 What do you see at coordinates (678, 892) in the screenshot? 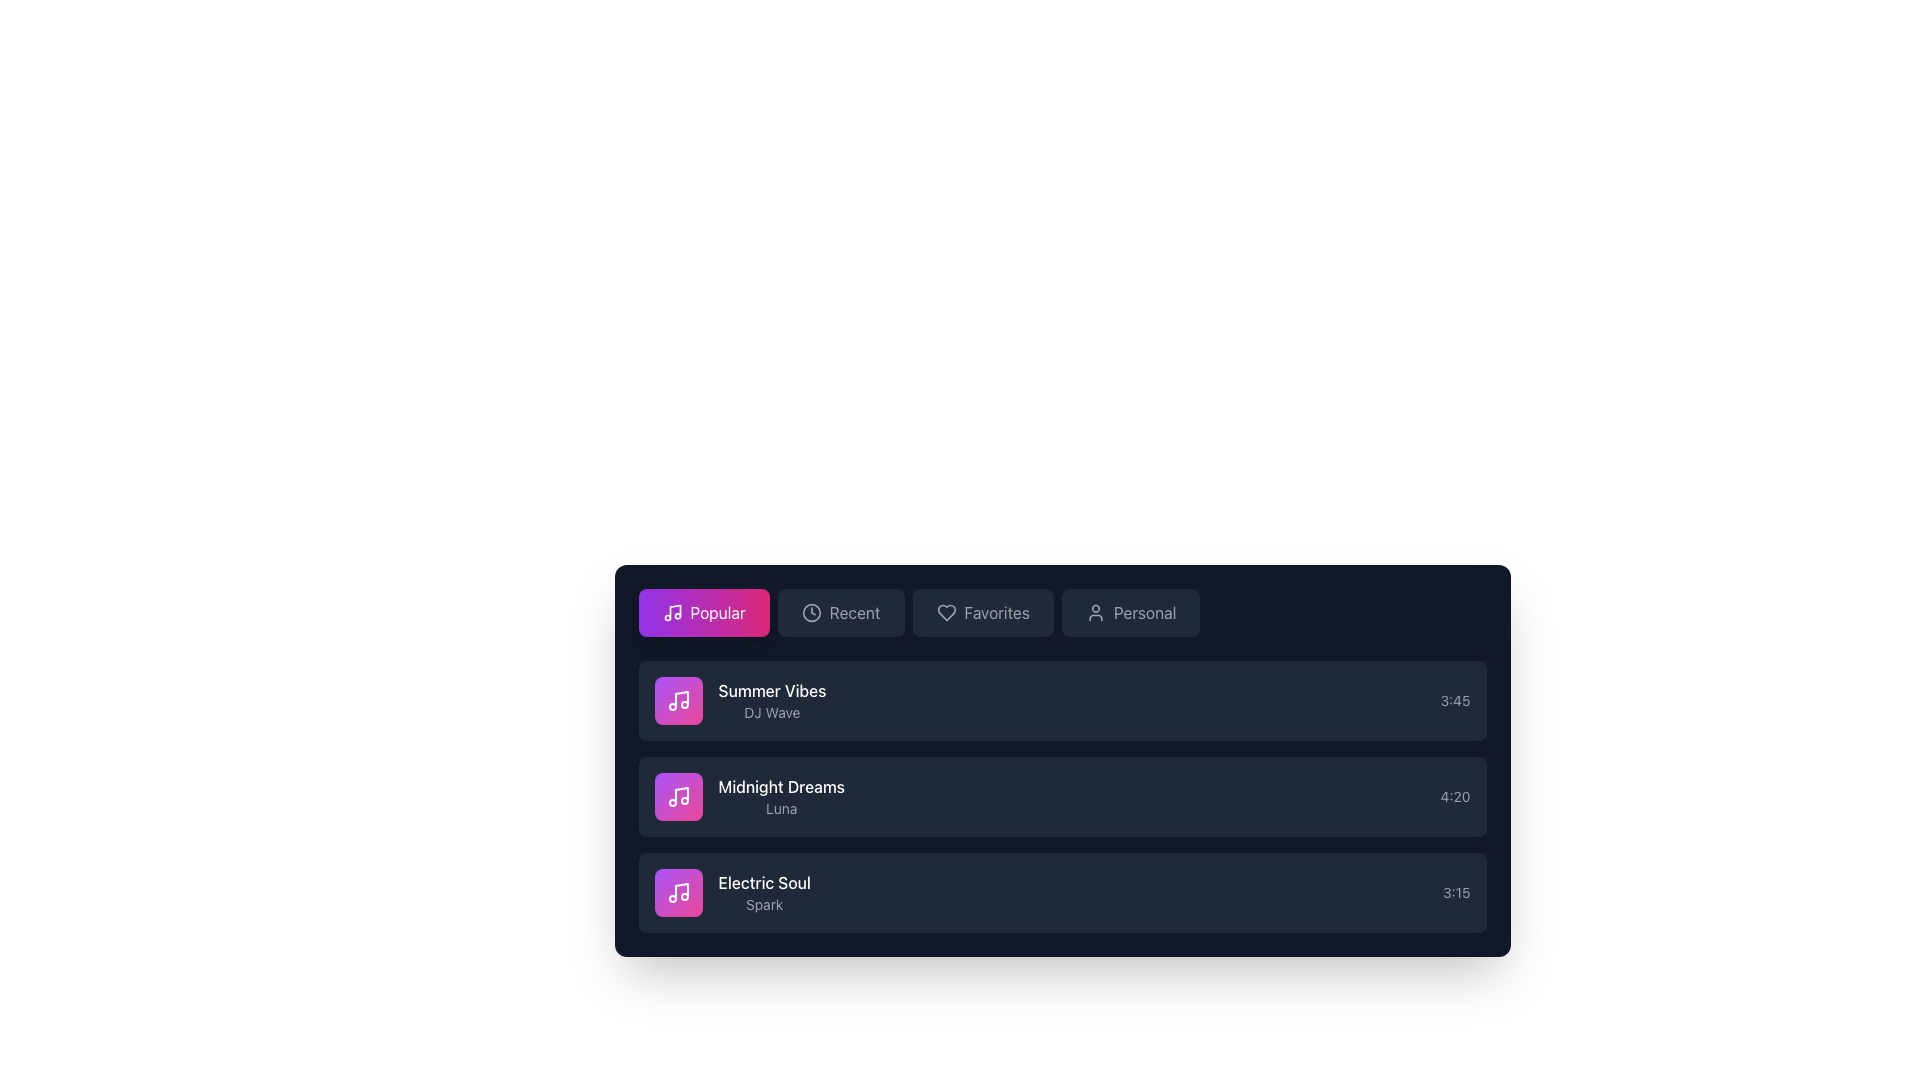
I see `the Decorative icon representing a musical note within the button for the 'Electric Soul' music item, which is styled with a gradient background and located at the far right of the list` at bounding box center [678, 892].